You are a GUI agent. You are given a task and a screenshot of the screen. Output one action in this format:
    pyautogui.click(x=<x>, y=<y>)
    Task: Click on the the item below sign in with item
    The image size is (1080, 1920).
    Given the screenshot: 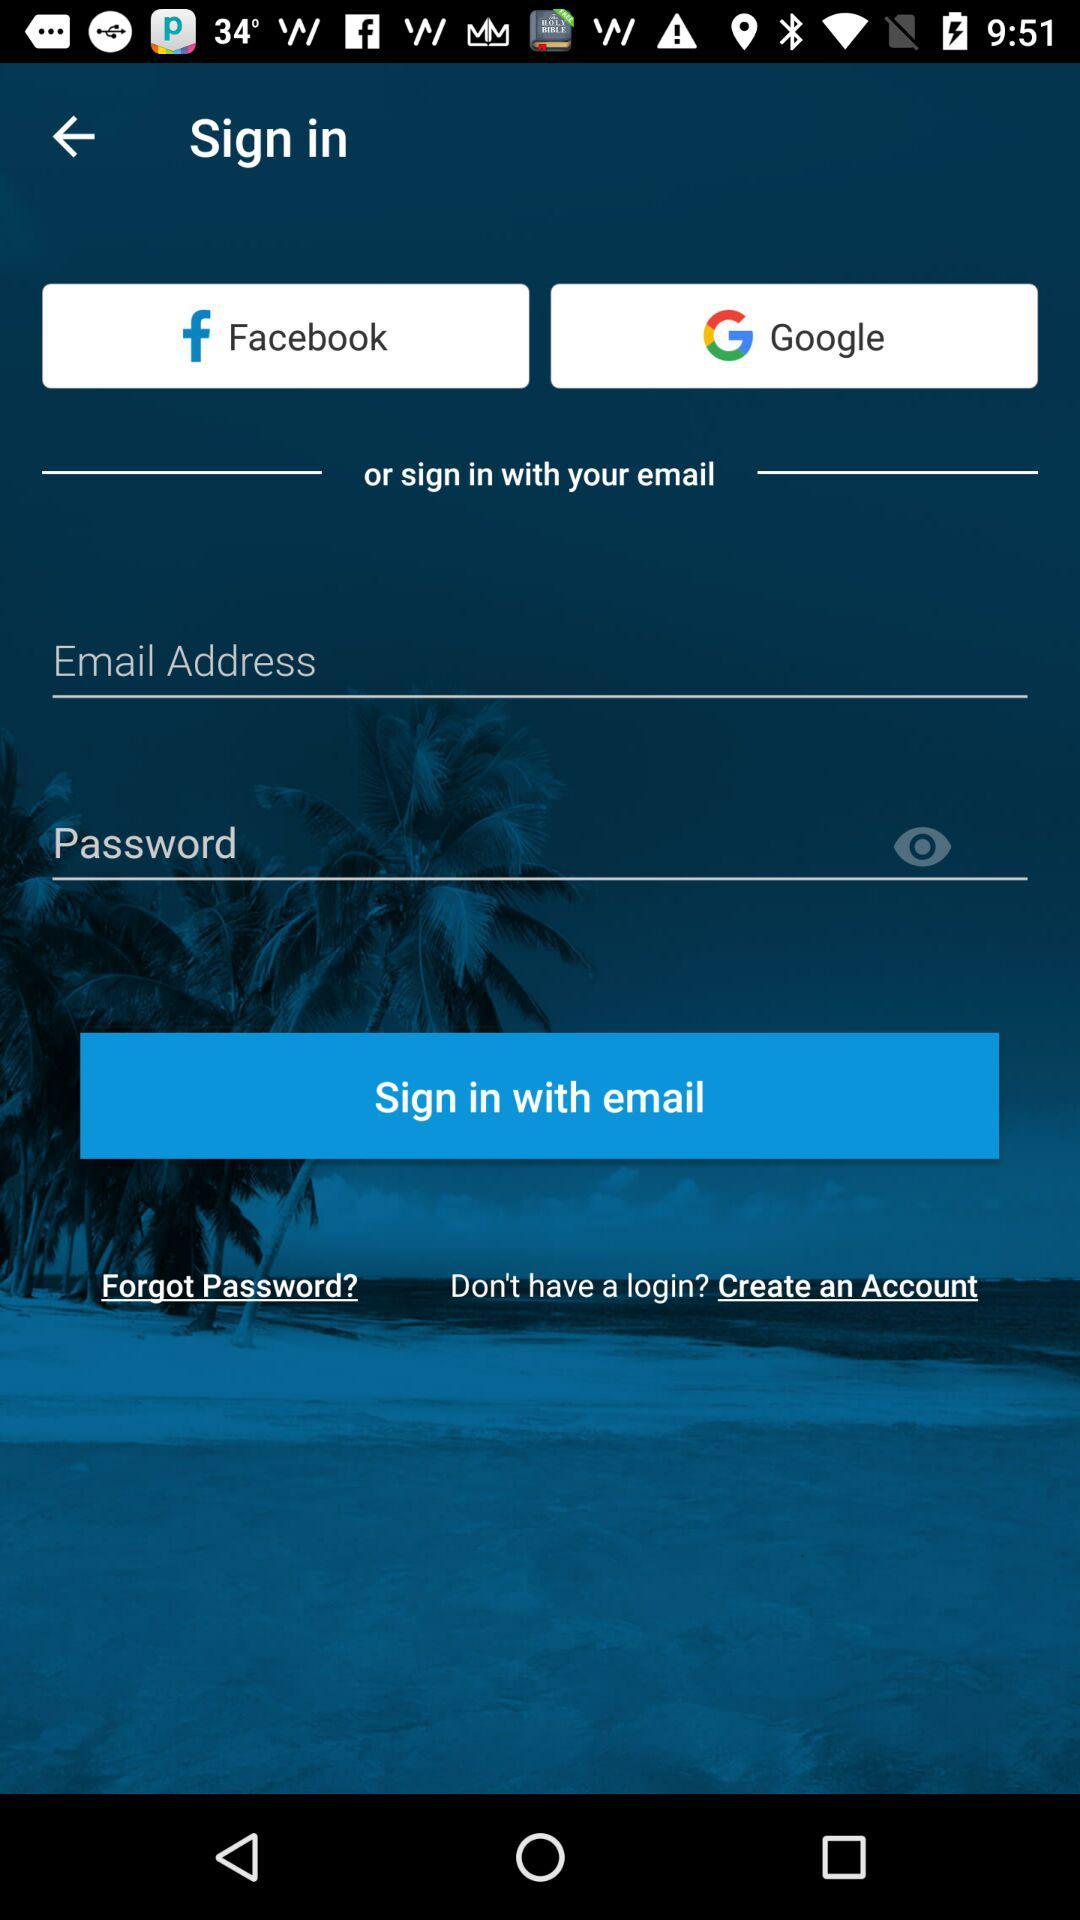 What is the action you would take?
    pyautogui.click(x=854, y=1284)
    